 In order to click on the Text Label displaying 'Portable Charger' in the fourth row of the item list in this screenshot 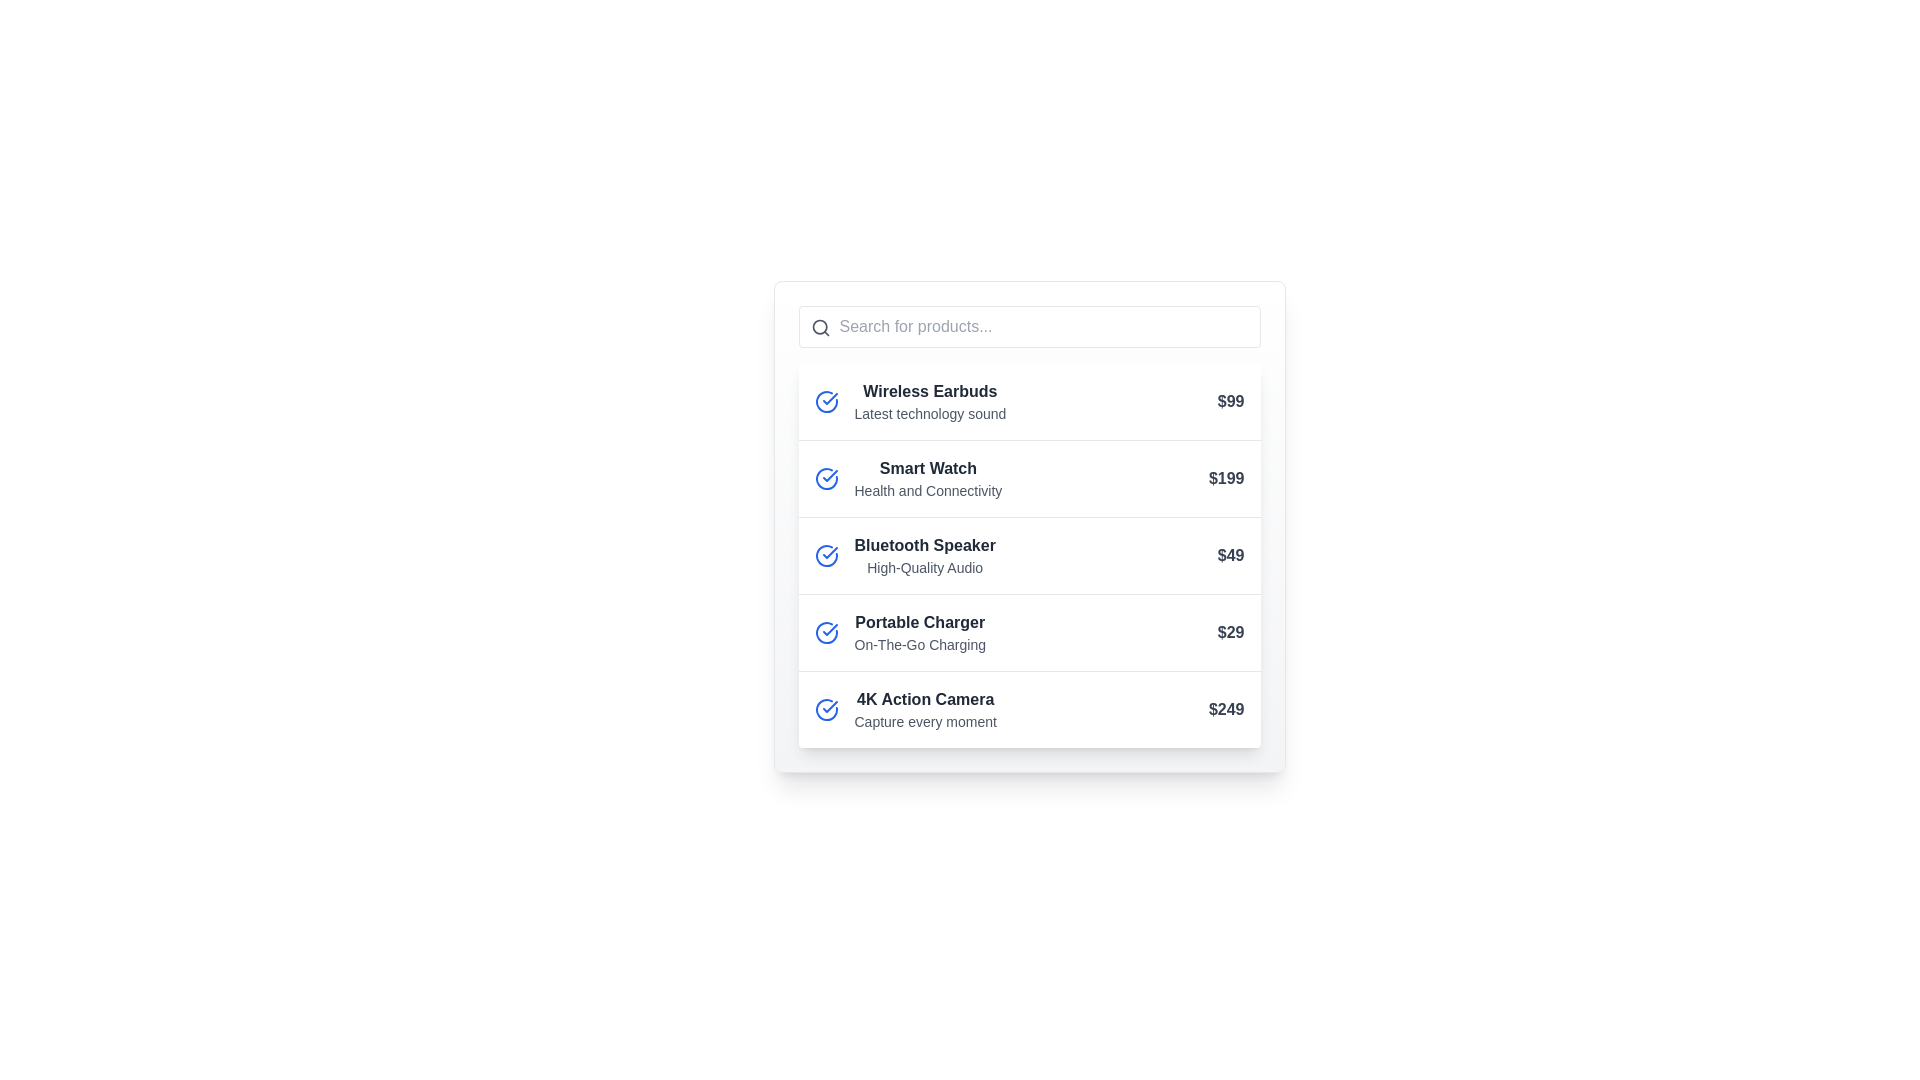, I will do `click(919, 622)`.